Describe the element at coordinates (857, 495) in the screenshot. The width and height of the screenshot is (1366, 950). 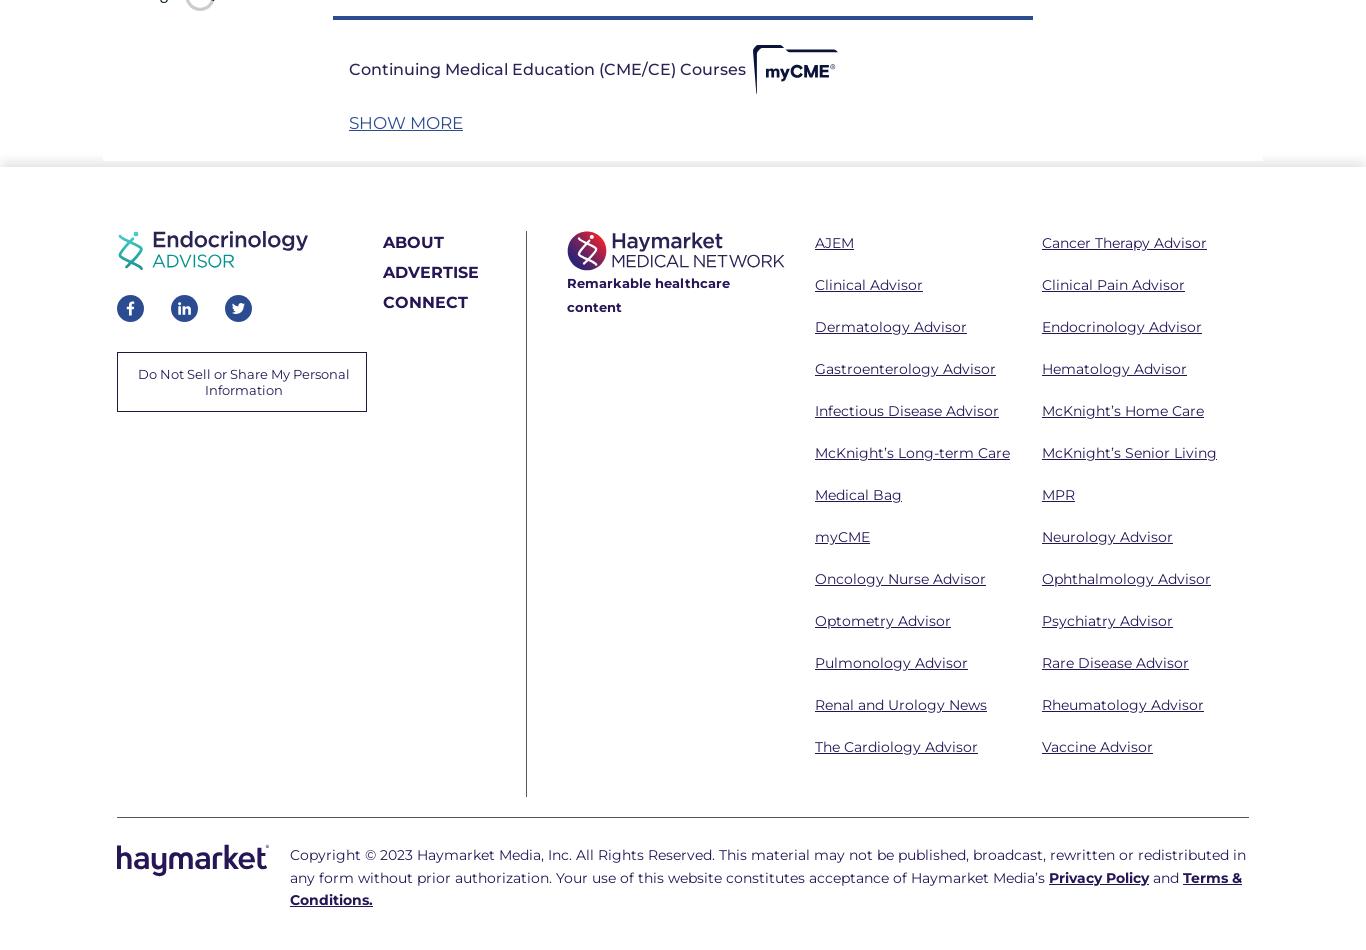
I see `'Medical Bag'` at that location.